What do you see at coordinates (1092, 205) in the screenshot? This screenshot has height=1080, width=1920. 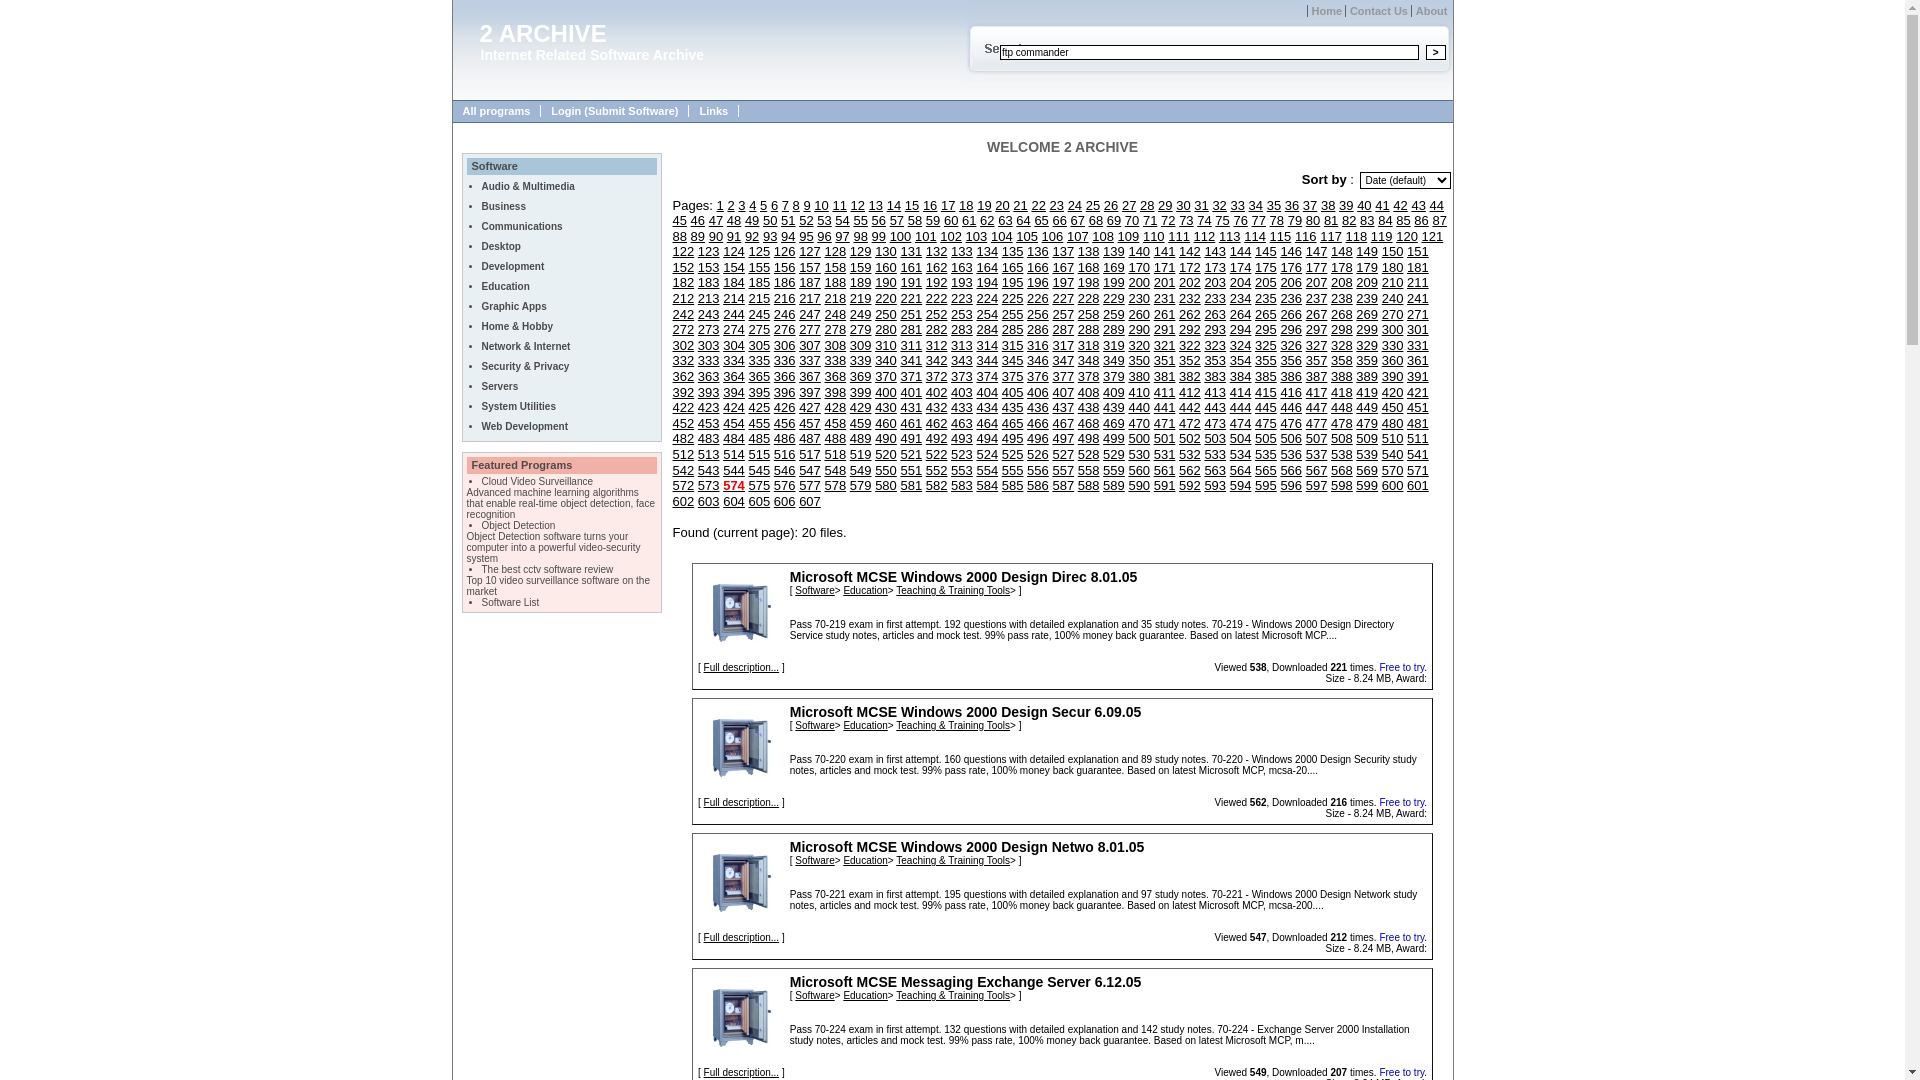 I see `'25'` at bounding box center [1092, 205].